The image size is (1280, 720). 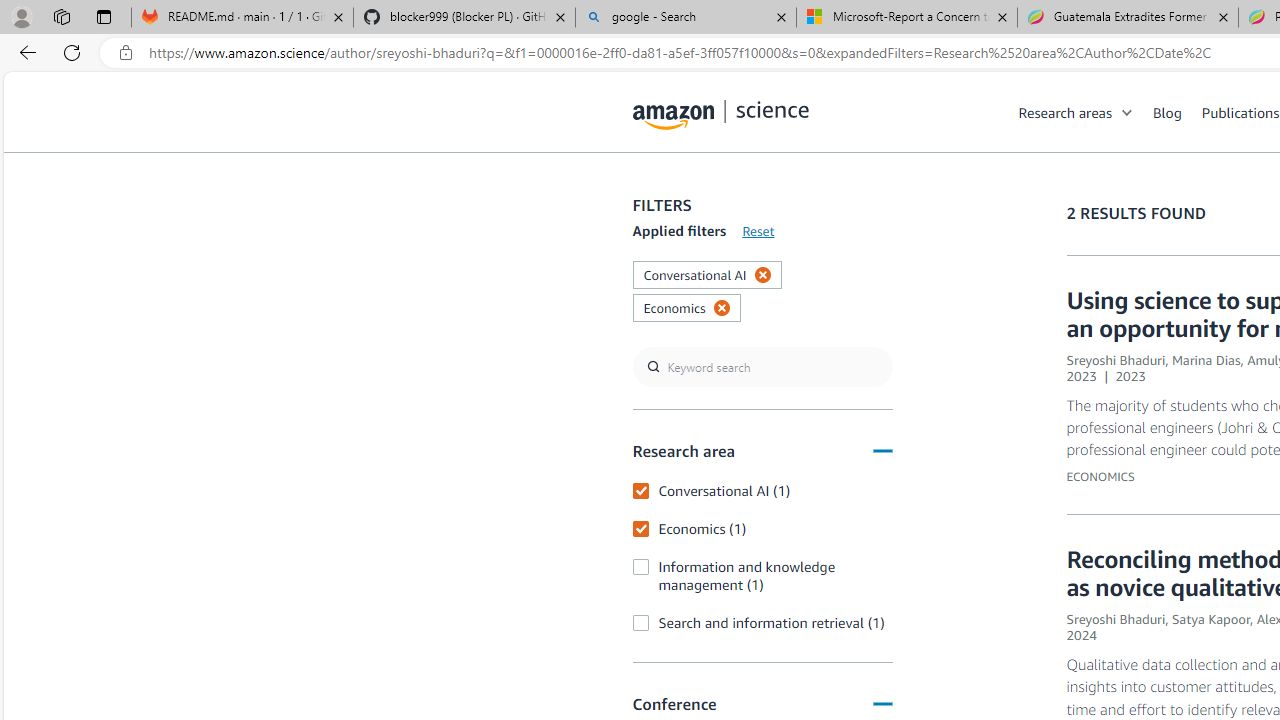 I want to click on 'Publications', so click(x=1239, y=111).